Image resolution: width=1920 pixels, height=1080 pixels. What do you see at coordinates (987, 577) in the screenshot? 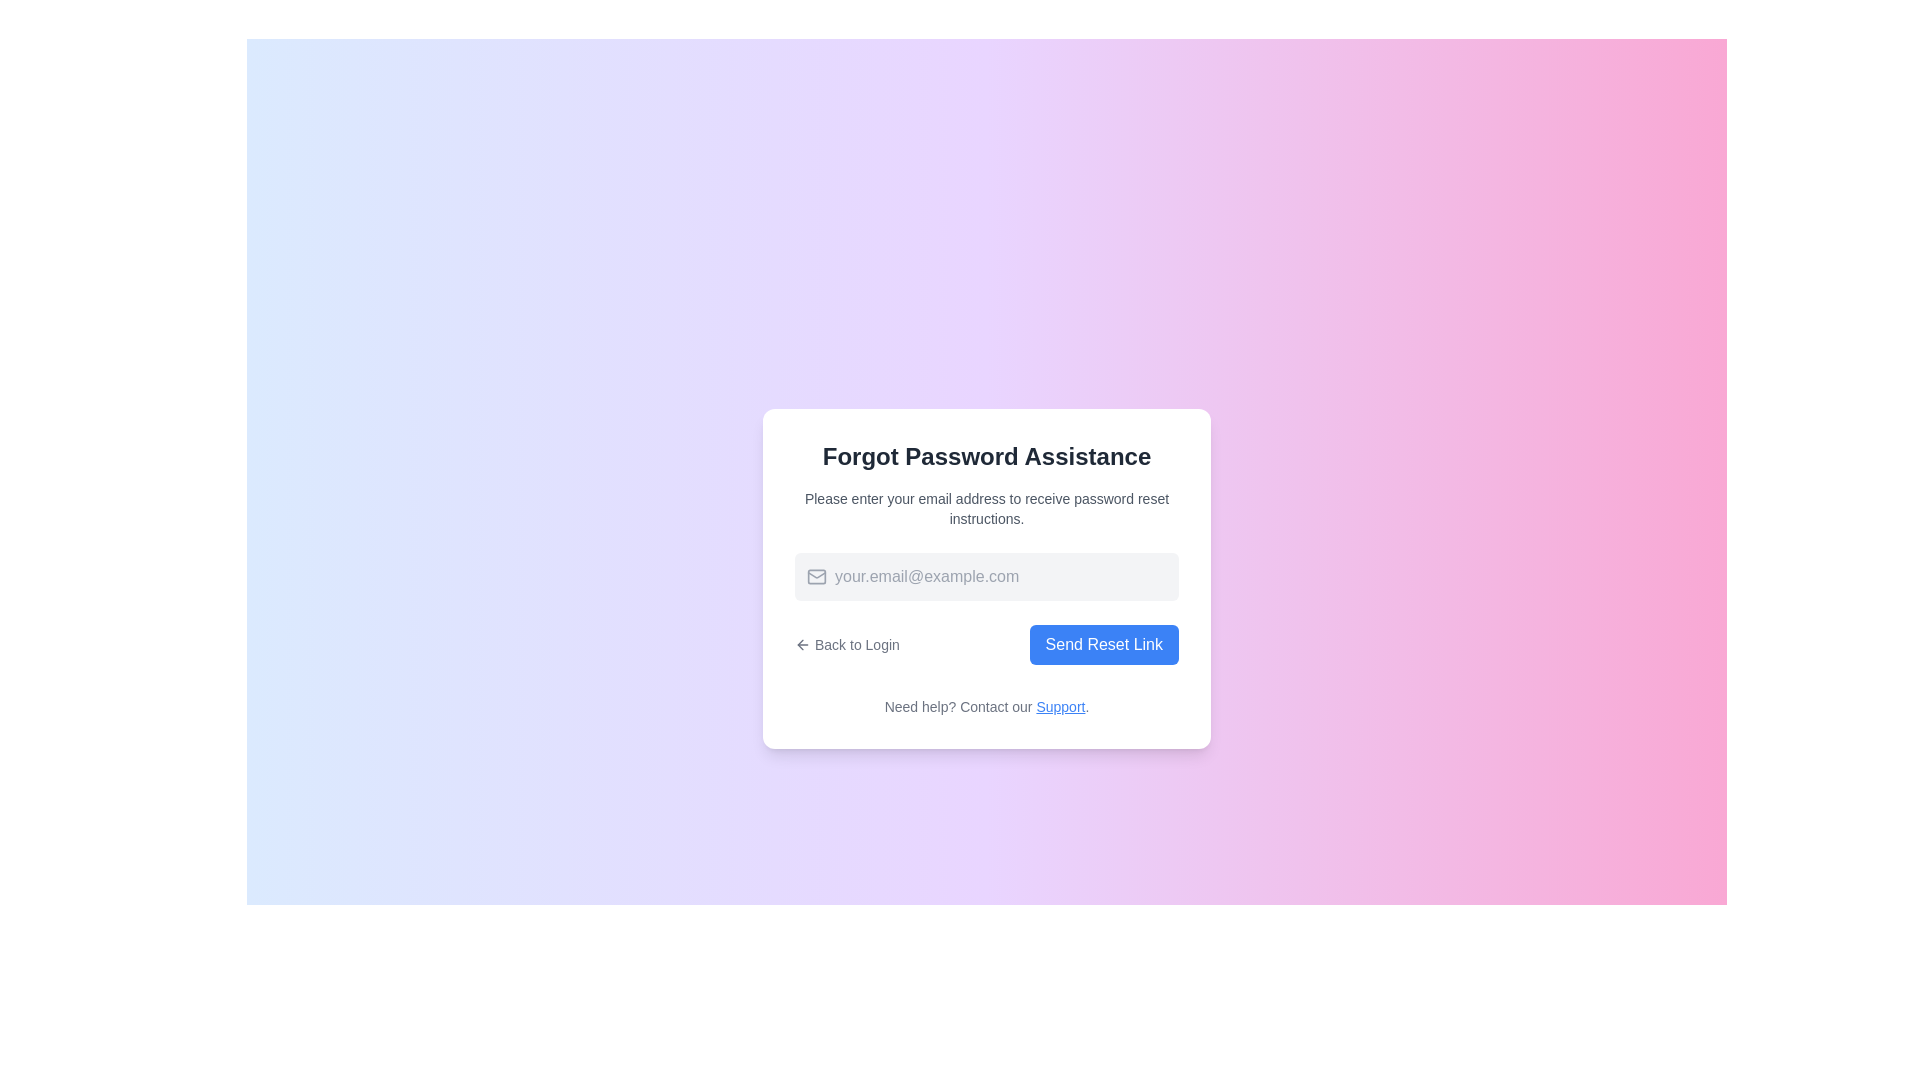
I see `the email input field located in the center of the dialog box to focus on it for entering email addresses for password reset` at bounding box center [987, 577].